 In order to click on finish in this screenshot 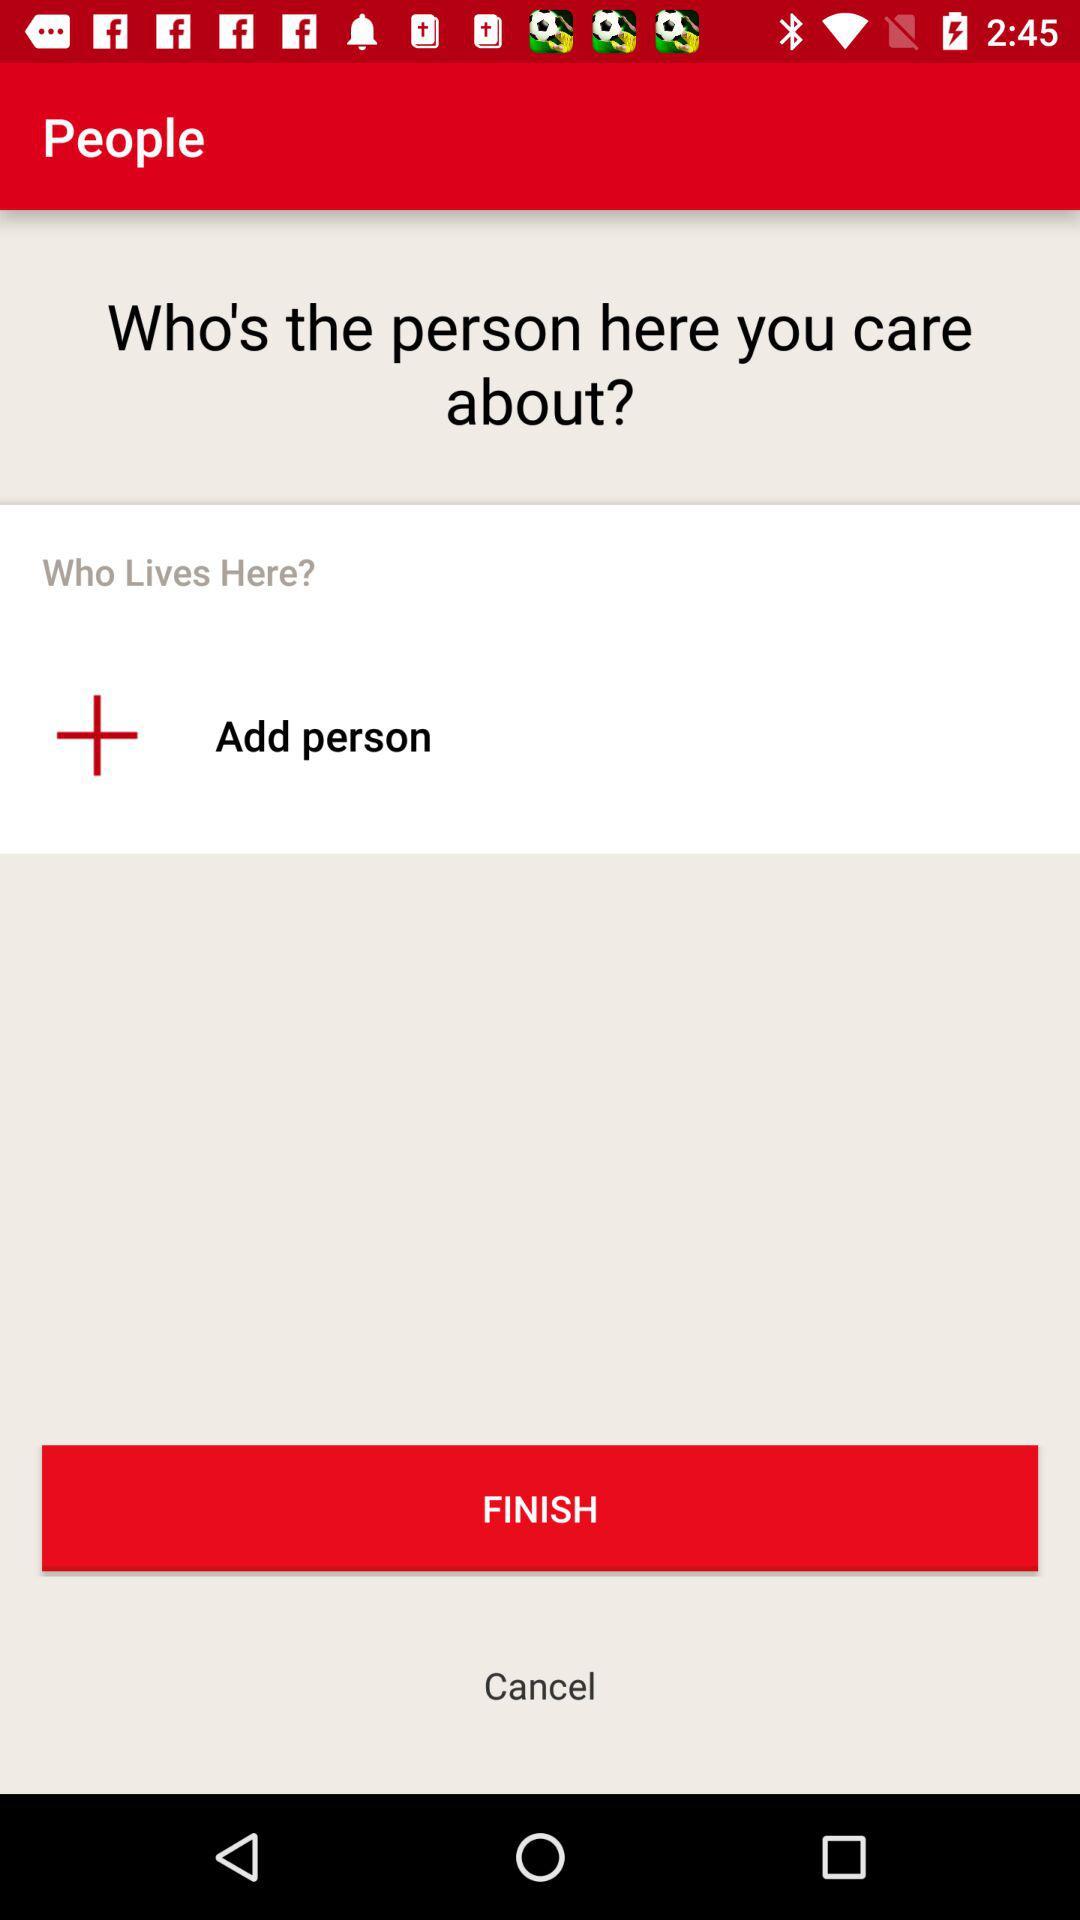, I will do `click(540, 1508)`.